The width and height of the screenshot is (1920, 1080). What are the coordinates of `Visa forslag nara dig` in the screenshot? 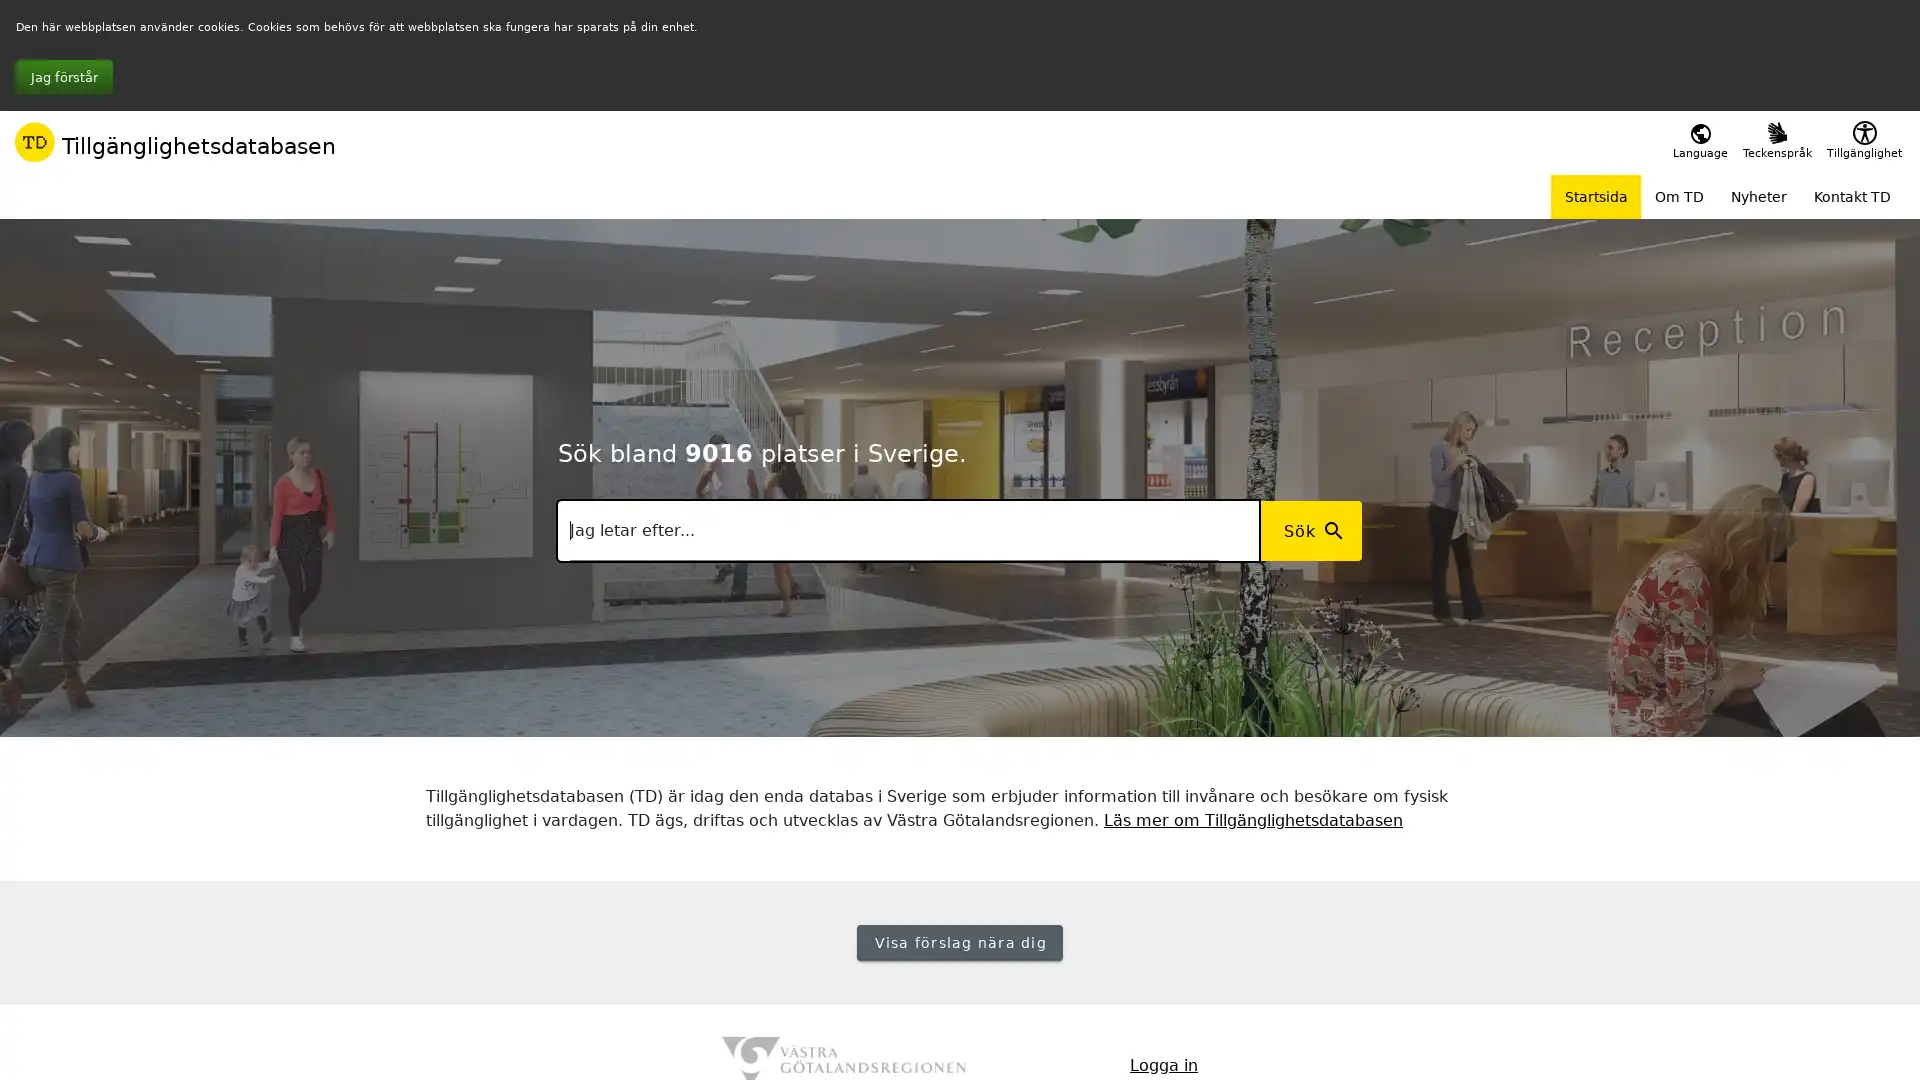 It's located at (958, 942).